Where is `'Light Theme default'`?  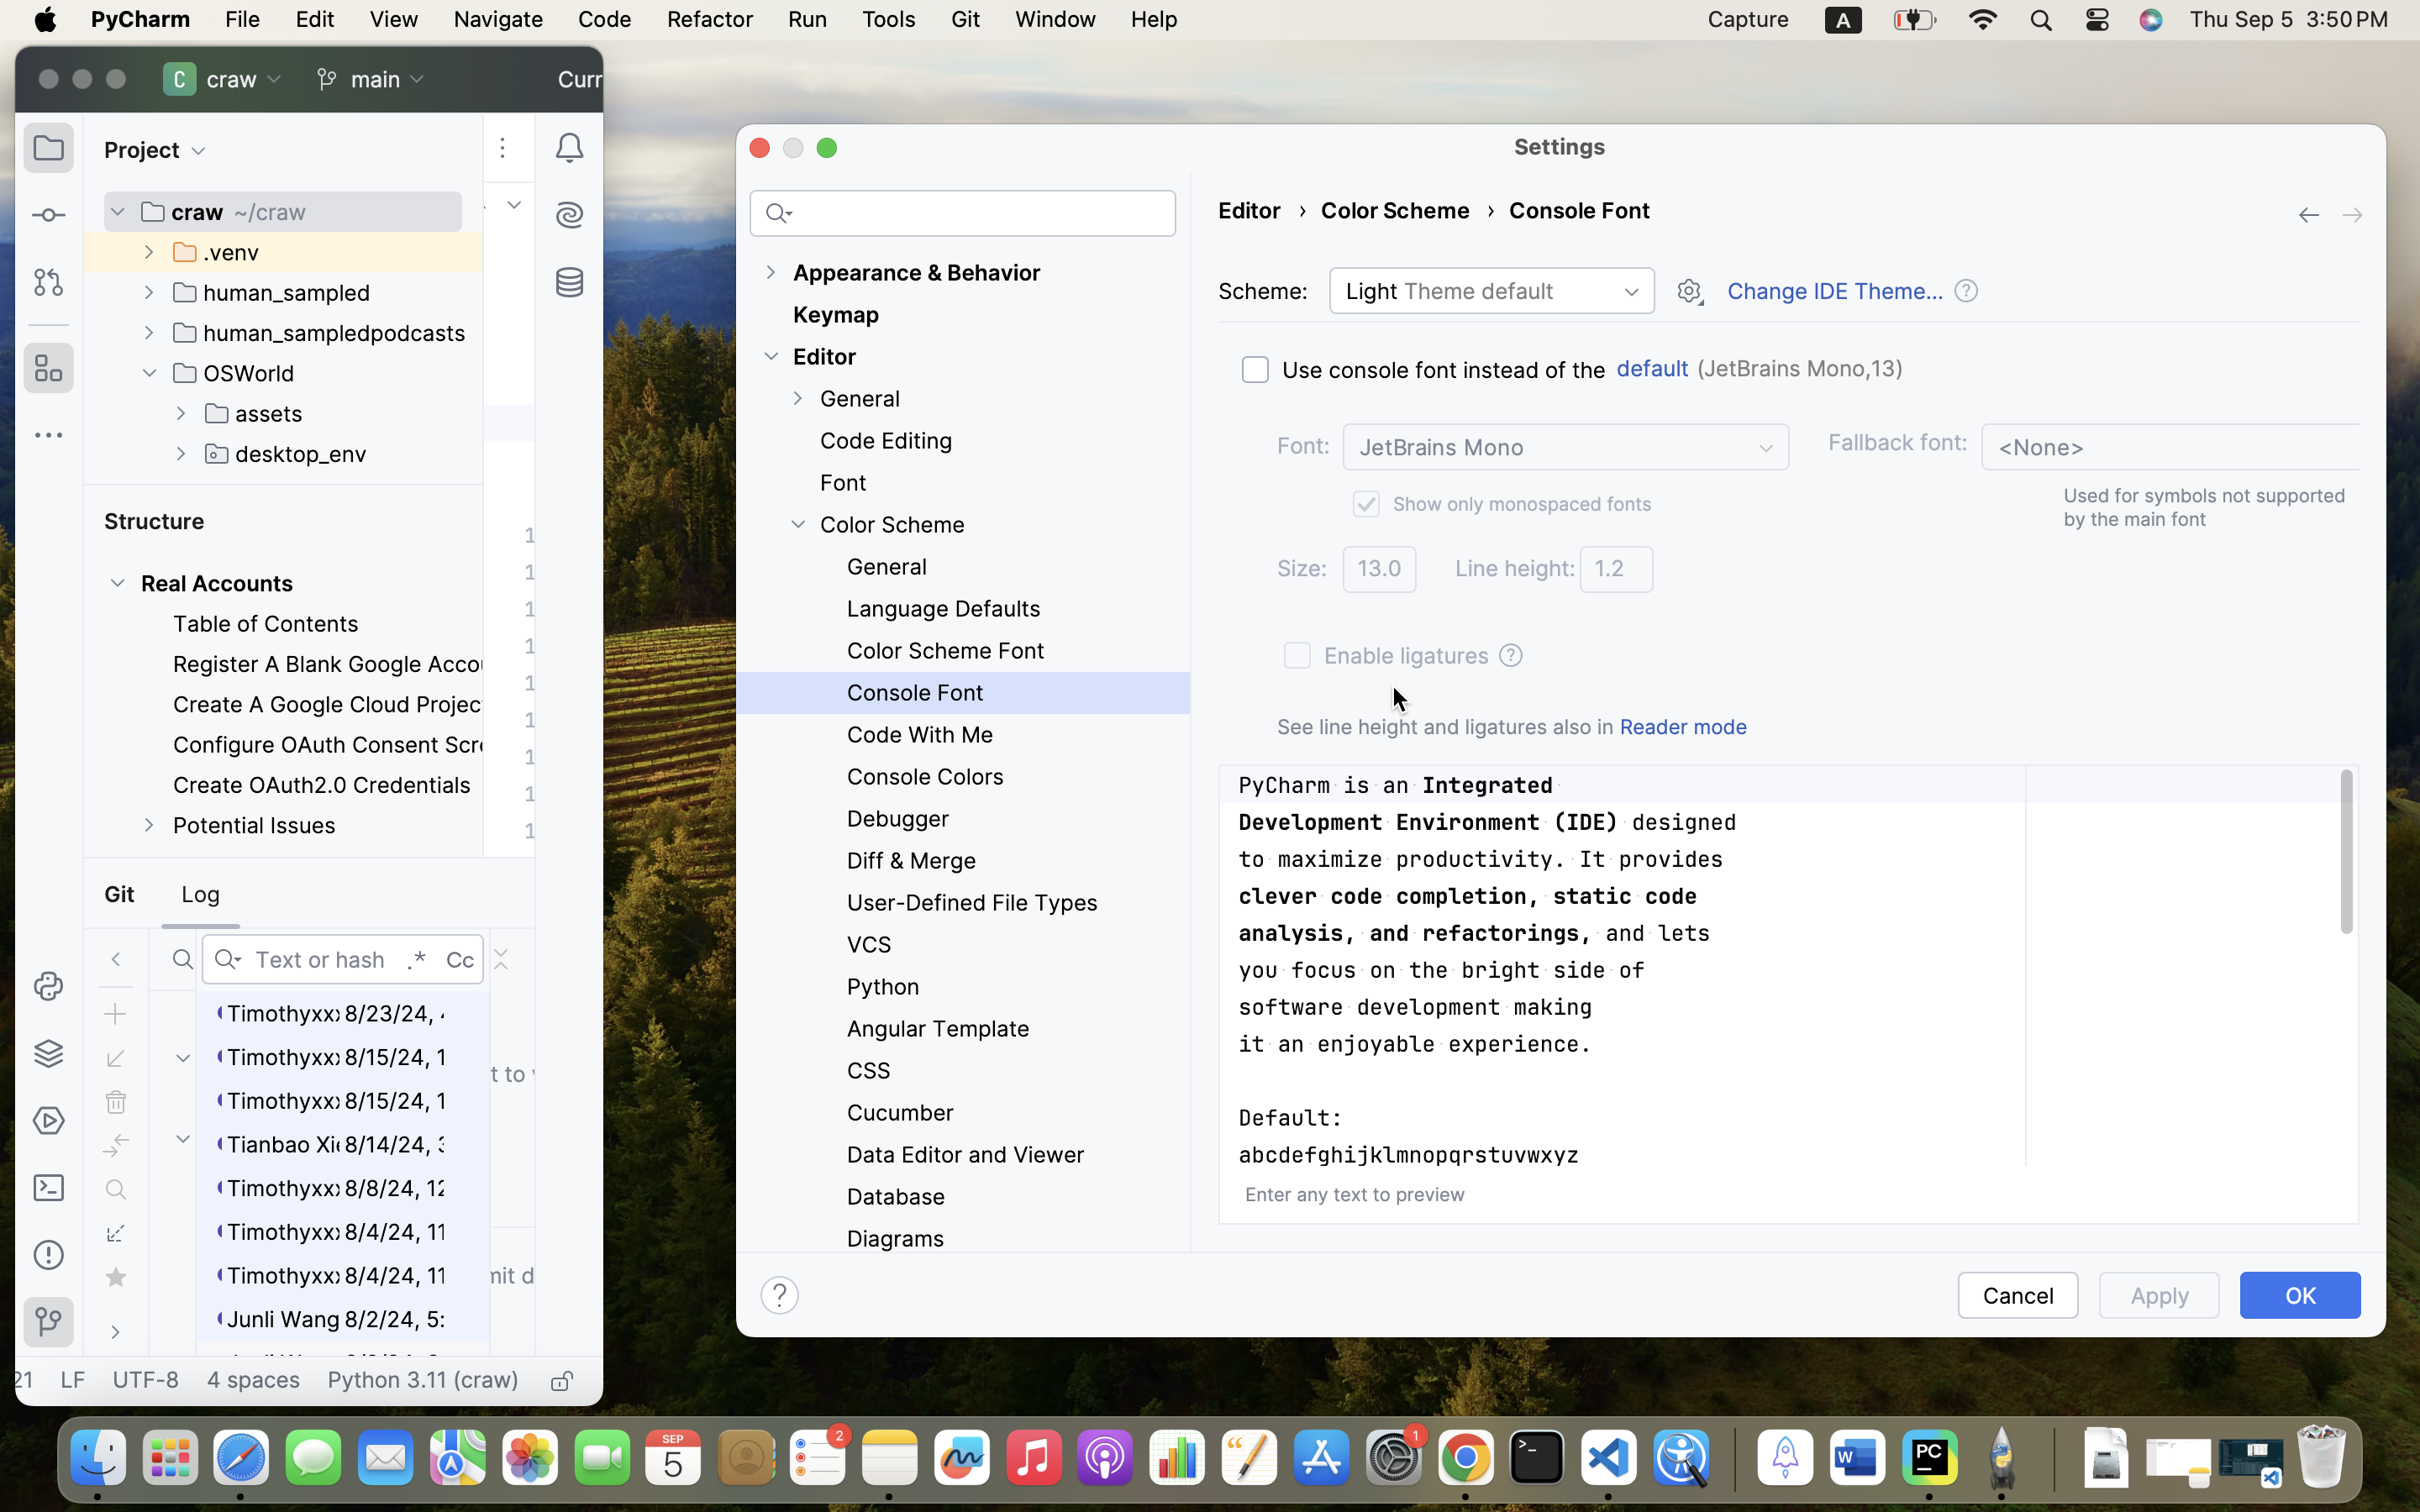 'Light Theme default' is located at coordinates (1491, 290).